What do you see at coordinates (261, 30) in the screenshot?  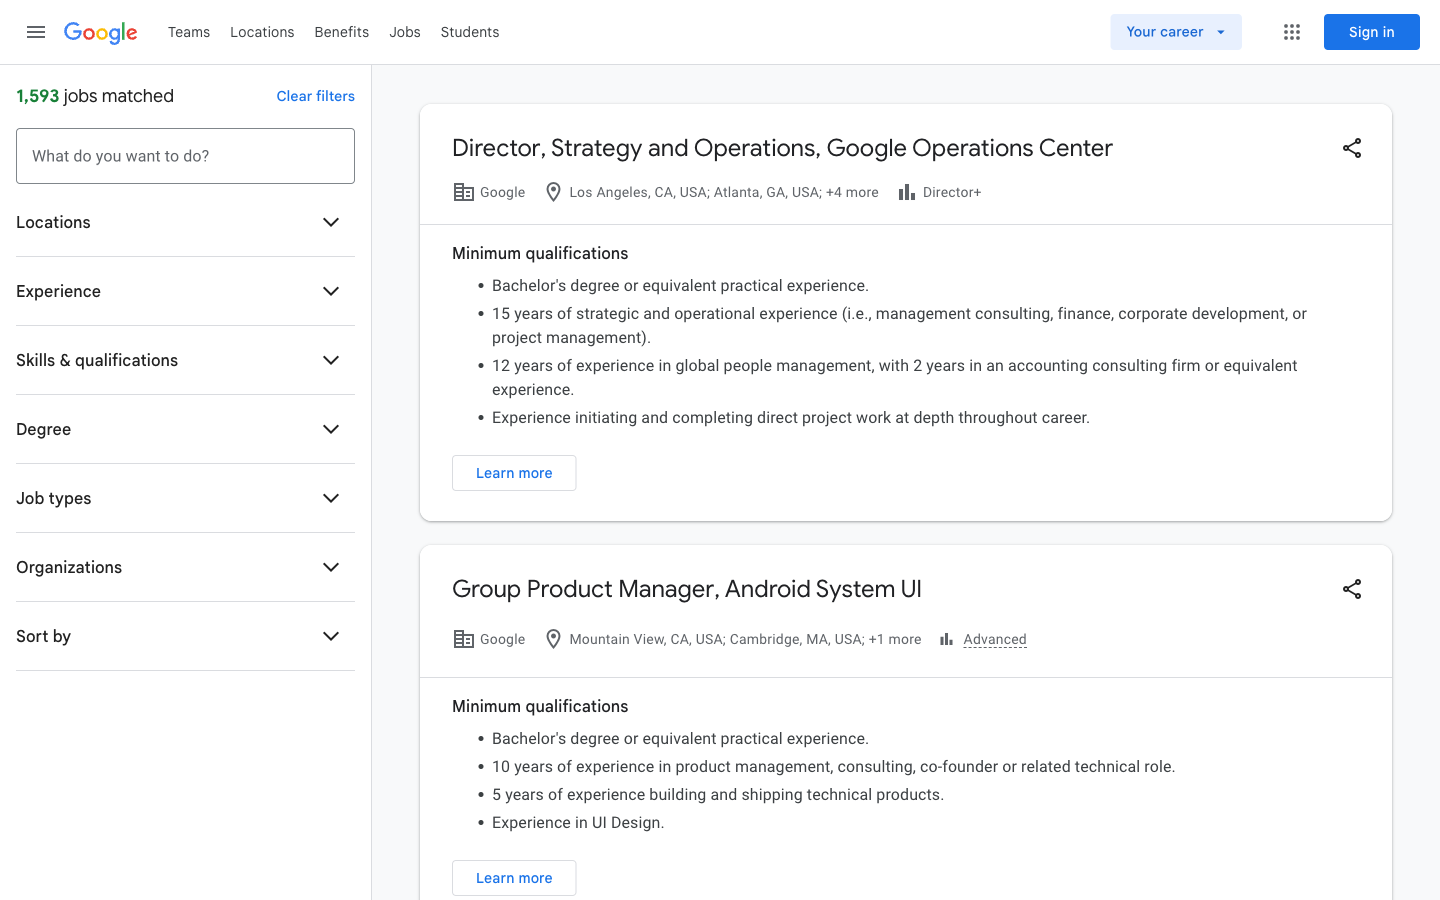 I see `Verify all the sites` at bounding box center [261, 30].